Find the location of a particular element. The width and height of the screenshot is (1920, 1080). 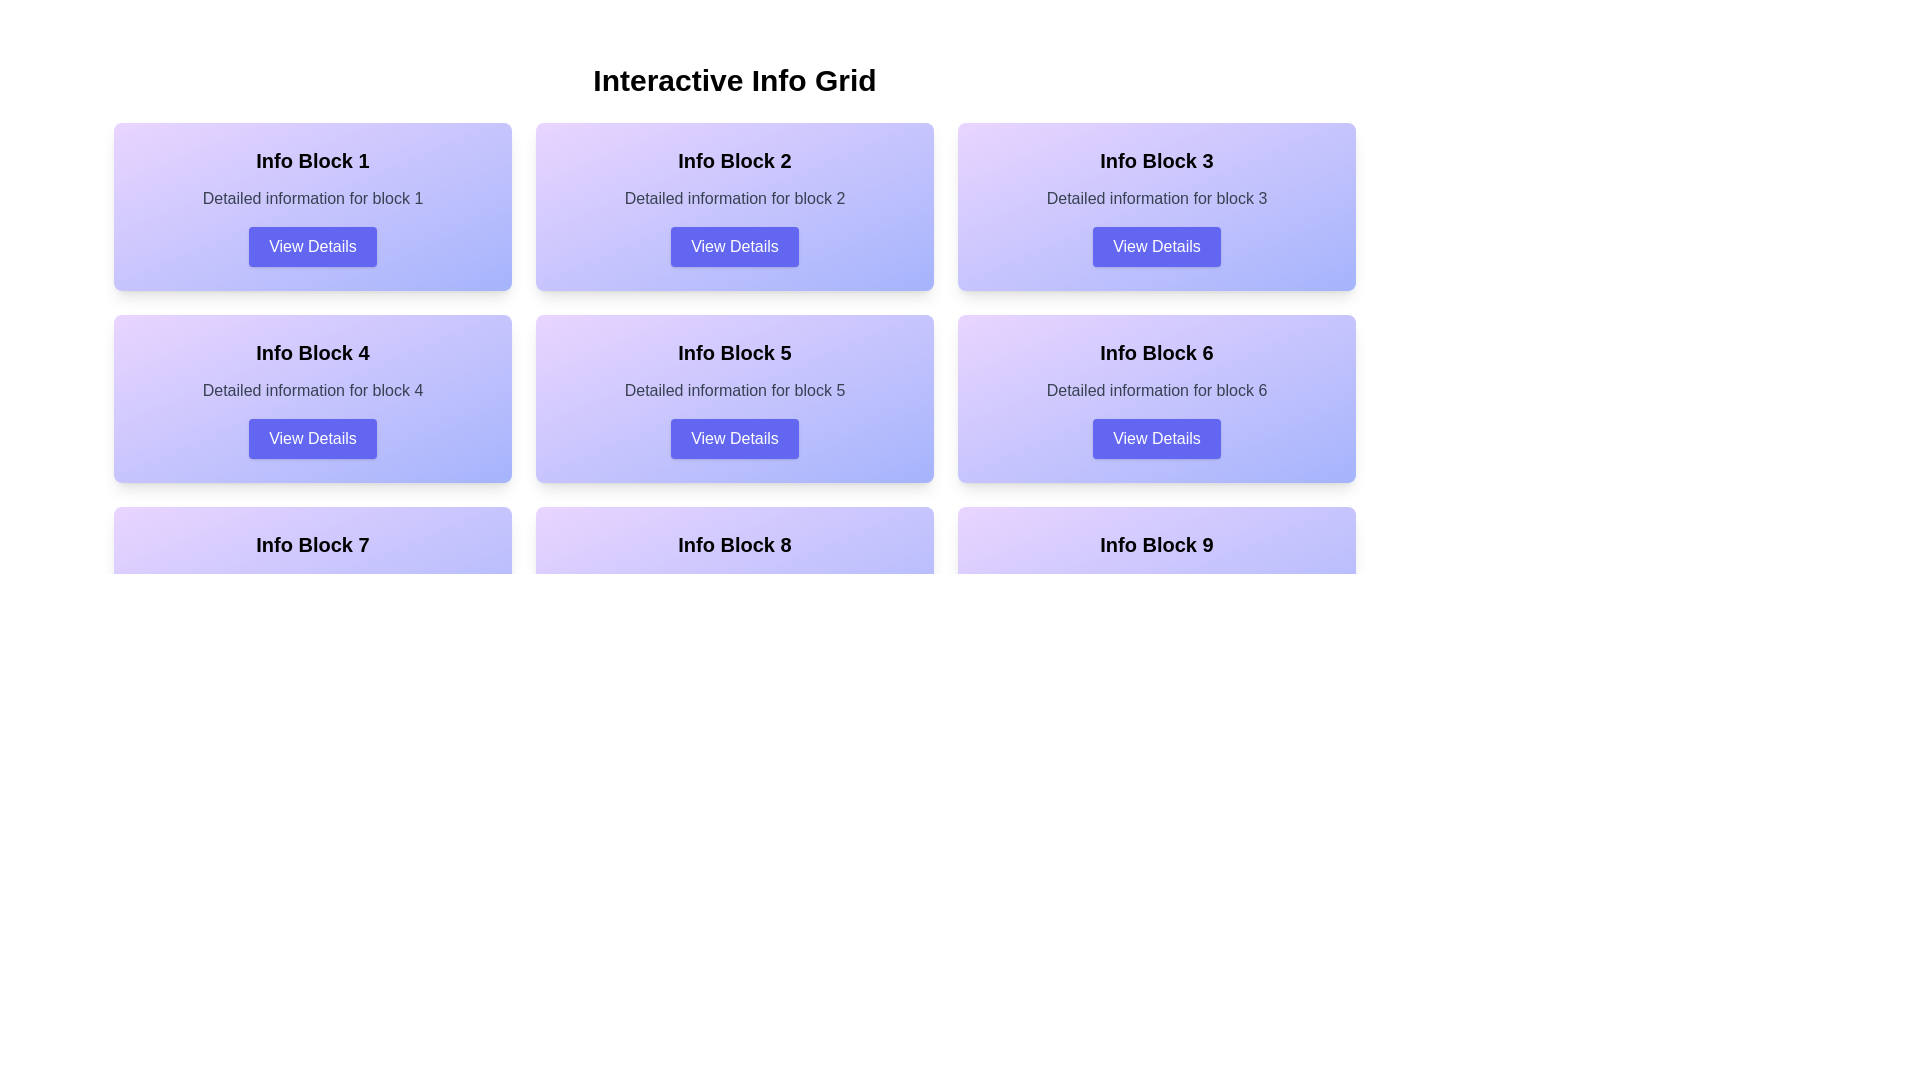

the text element displaying 'Detailed information for block 4' which is centrally aligned within the 'Info Block 4' card is located at coordinates (311, 390).